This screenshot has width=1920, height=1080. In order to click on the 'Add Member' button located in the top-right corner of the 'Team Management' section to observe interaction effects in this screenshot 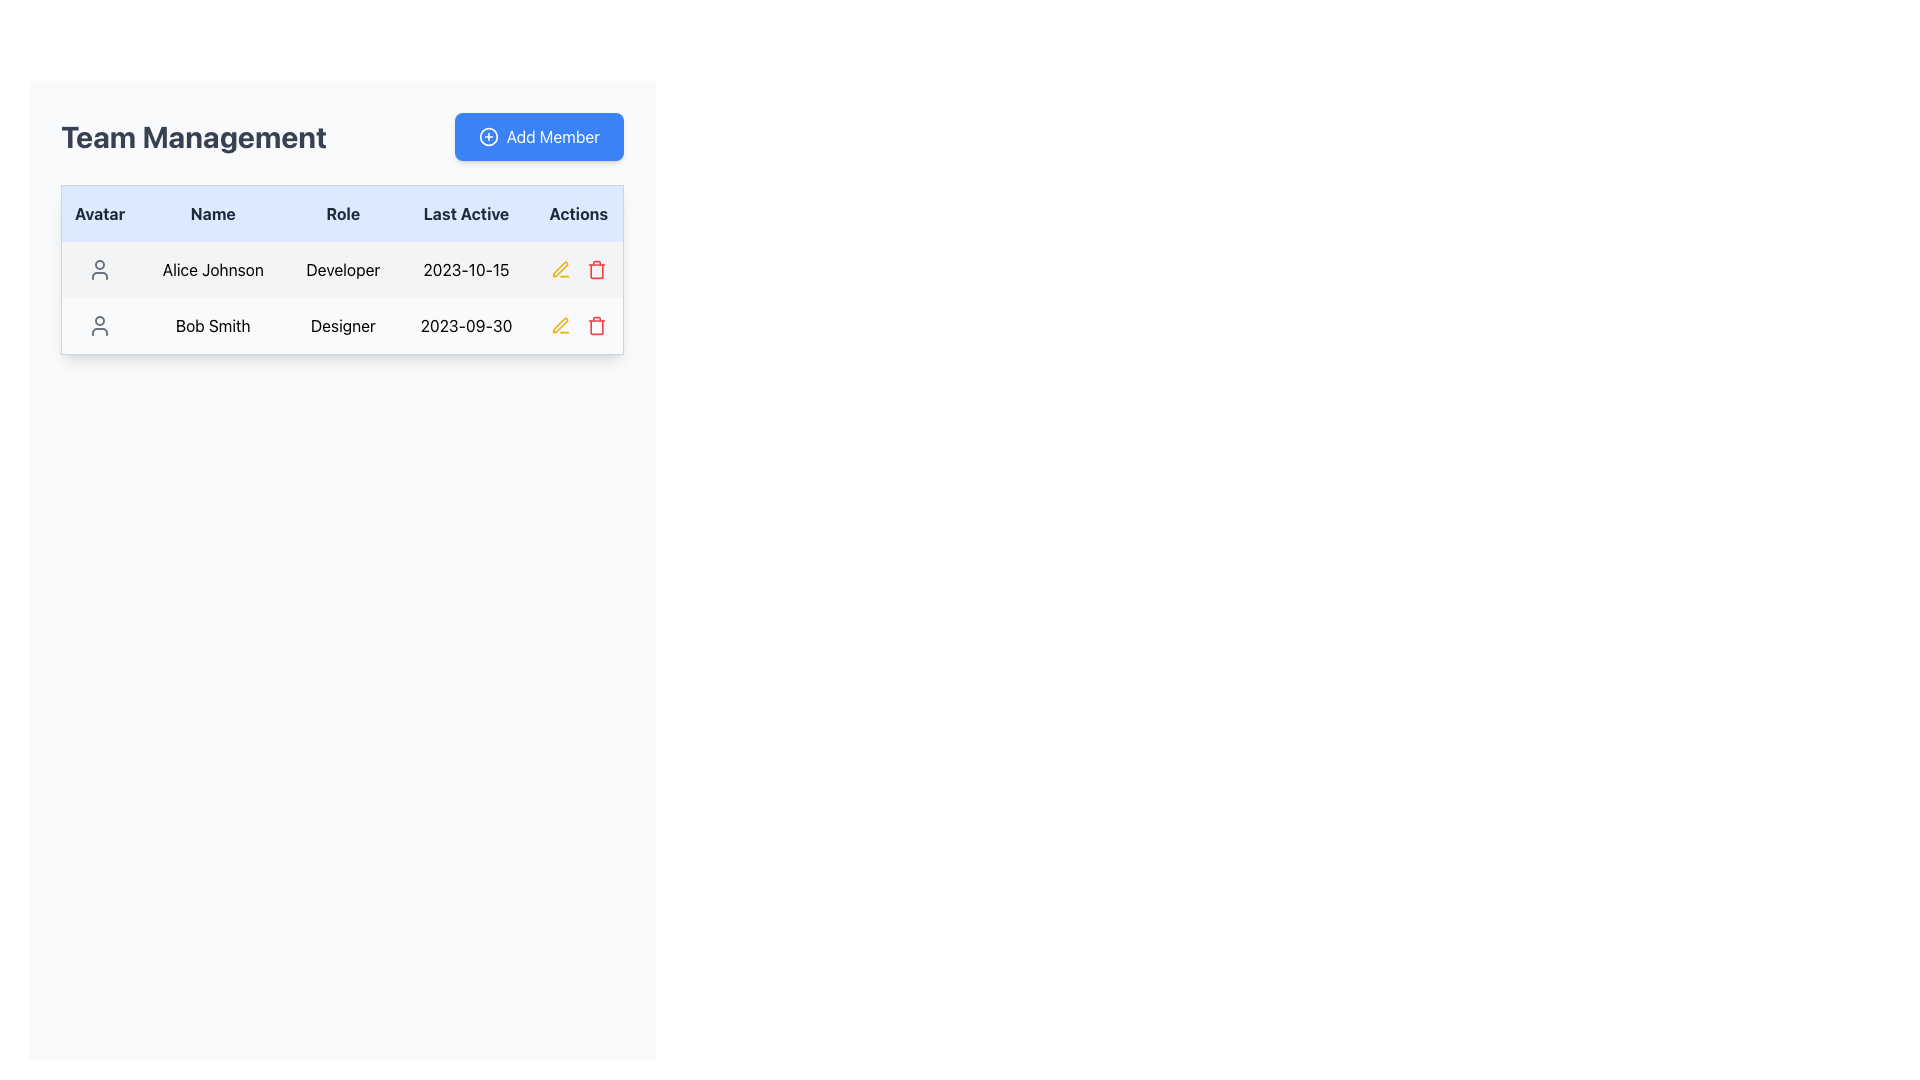, I will do `click(539, 136)`.